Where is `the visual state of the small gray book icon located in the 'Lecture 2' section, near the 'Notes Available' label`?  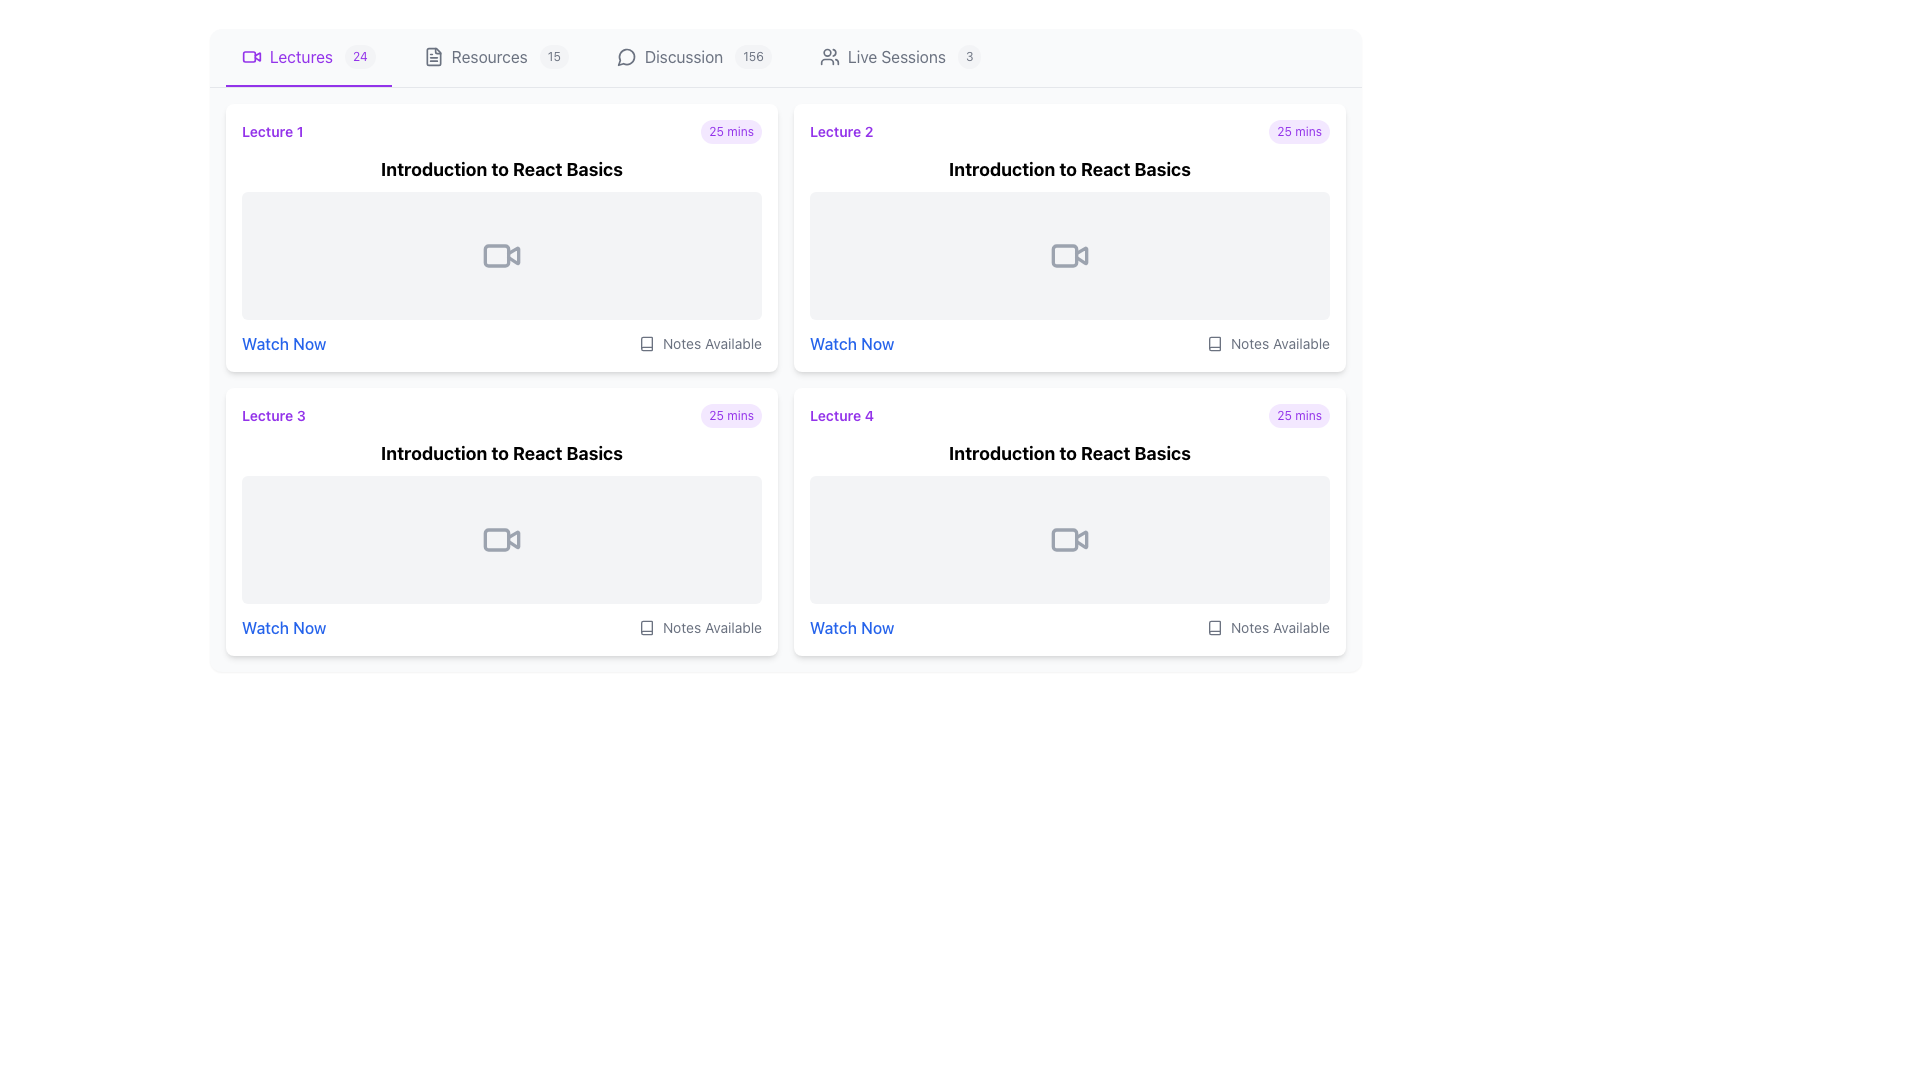
the visual state of the small gray book icon located in the 'Lecture 2' section, near the 'Notes Available' label is located at coordinates (1213, 342).